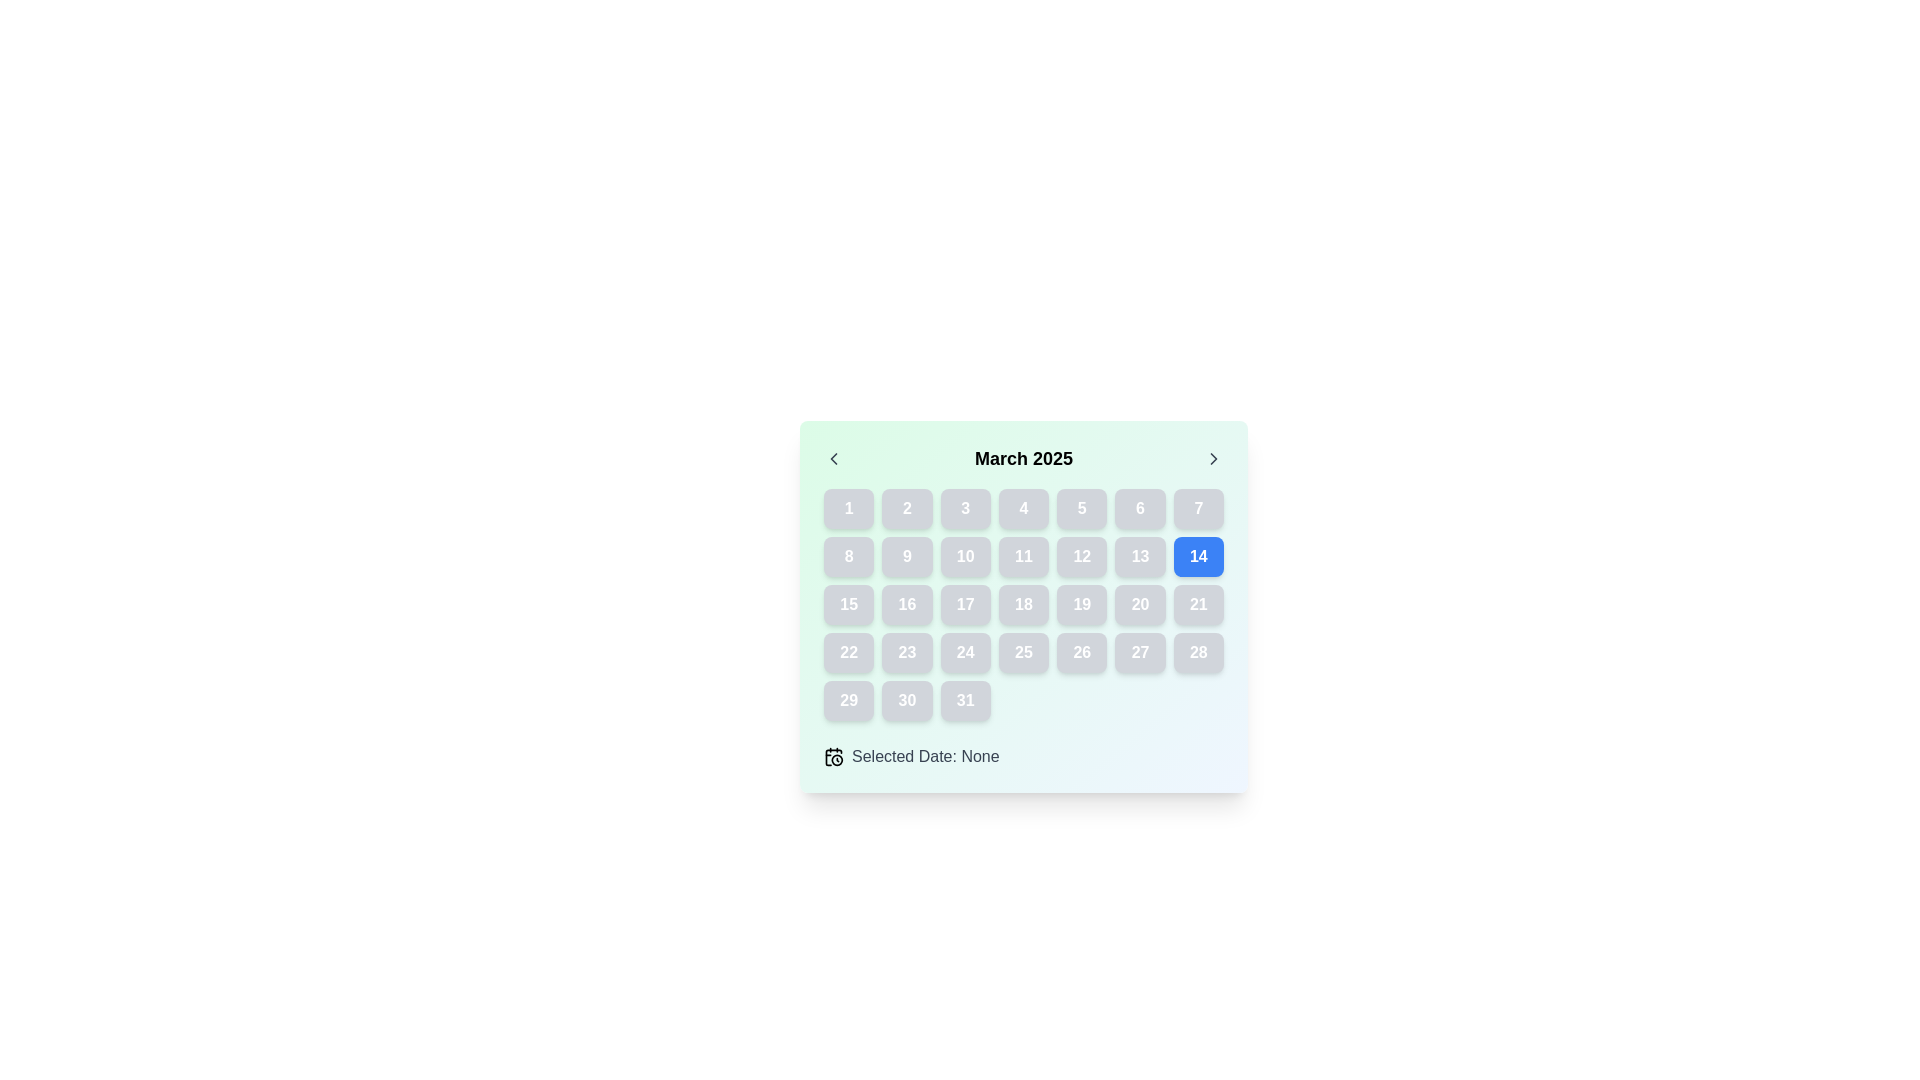  What do you see at coordinates (849, 604) in the screenshot?
I see `the rounded rectangular button labeled '15' with a light gray background` at bounding box center [849, 604].